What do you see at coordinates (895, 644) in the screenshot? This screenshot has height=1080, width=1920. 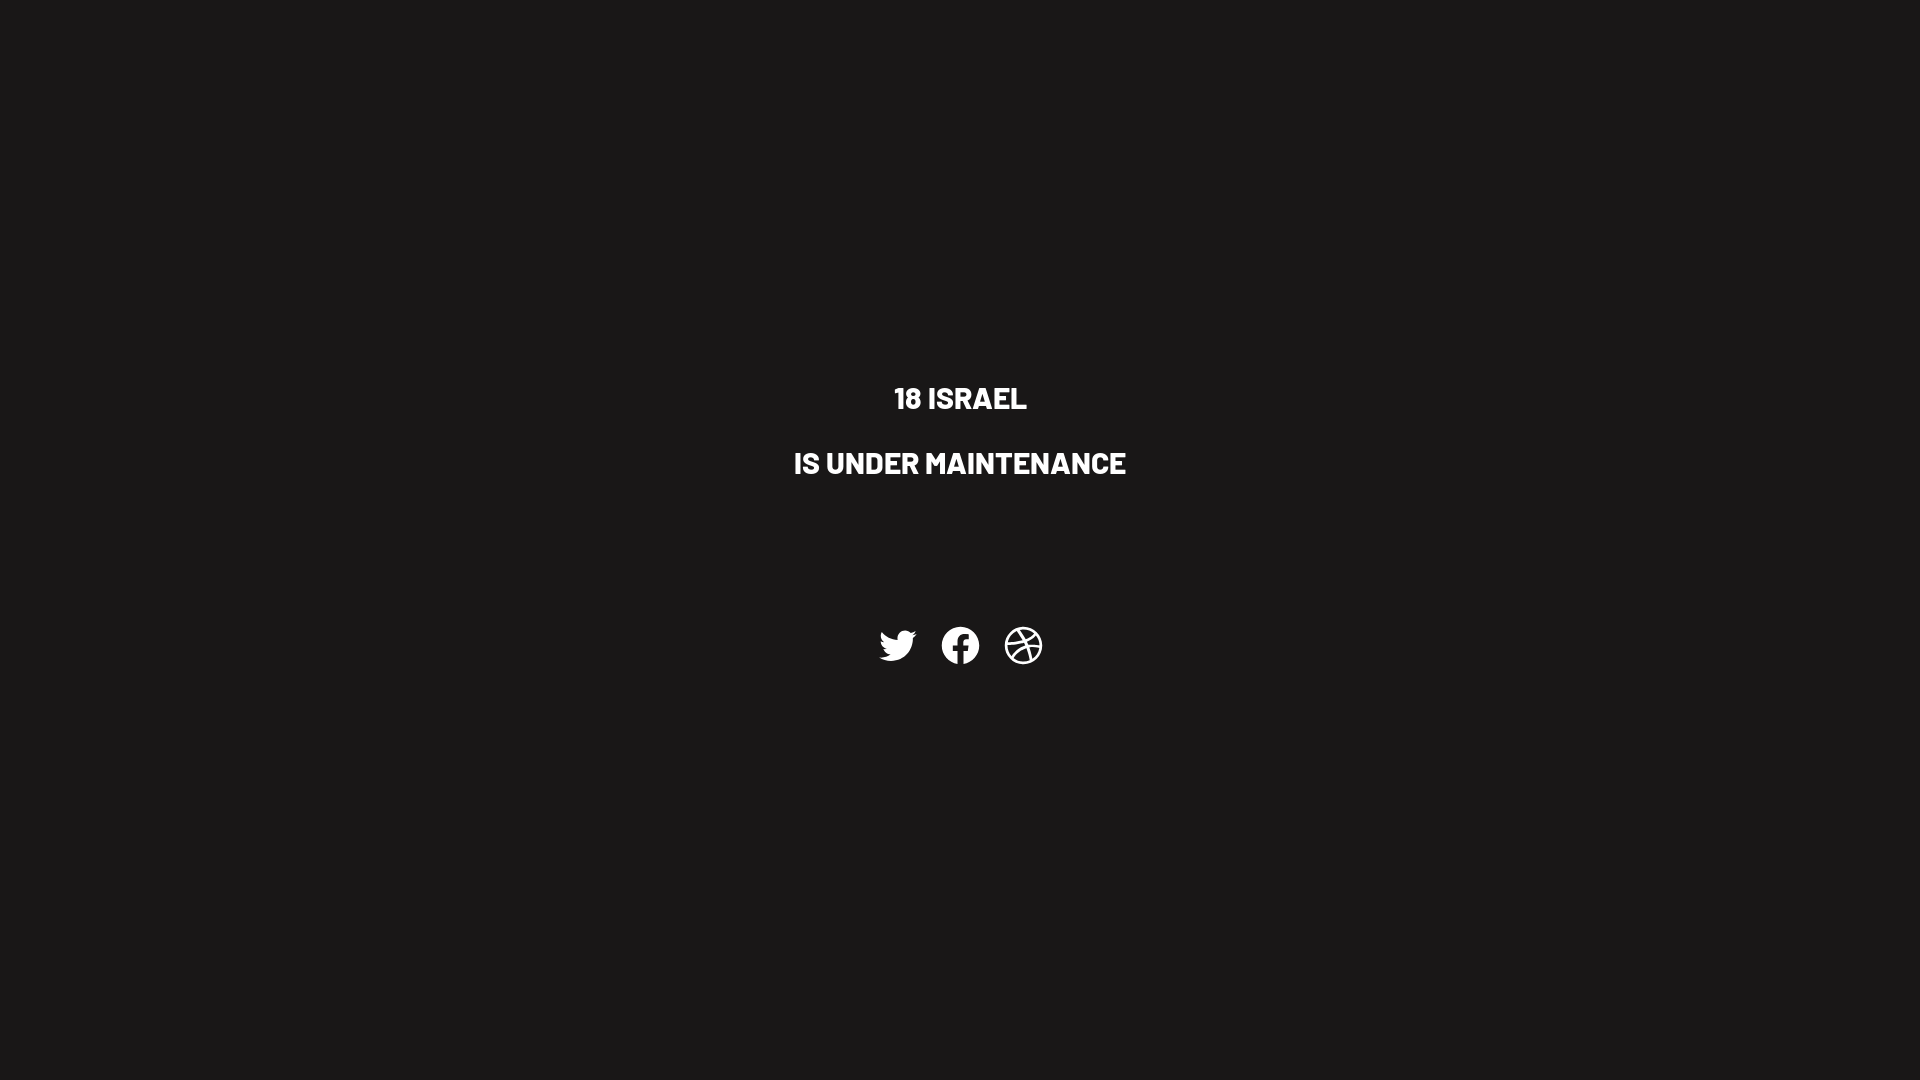 I see `'Twitter'` at bounding box center [895, 644].